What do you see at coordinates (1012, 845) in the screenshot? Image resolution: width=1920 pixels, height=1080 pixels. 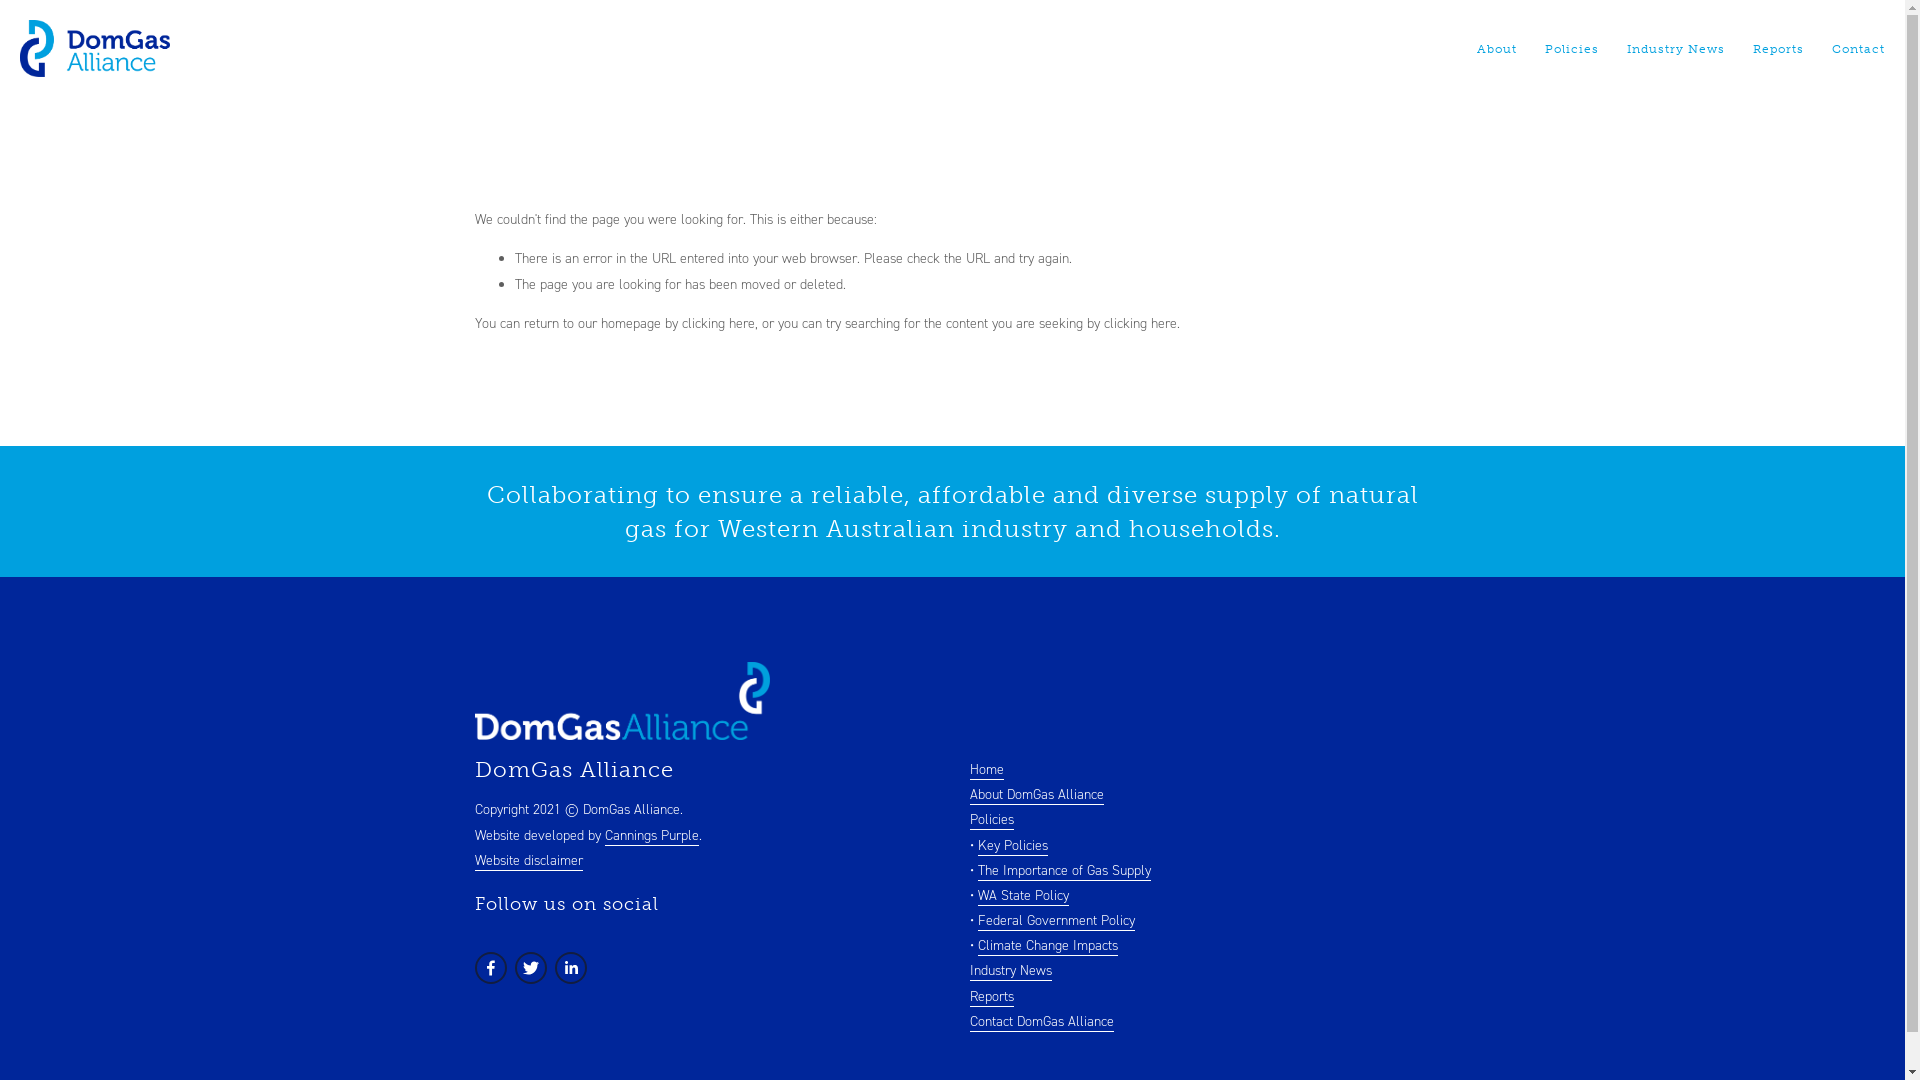 I see `'Key Policies'` at bounding box center [1012, 845].